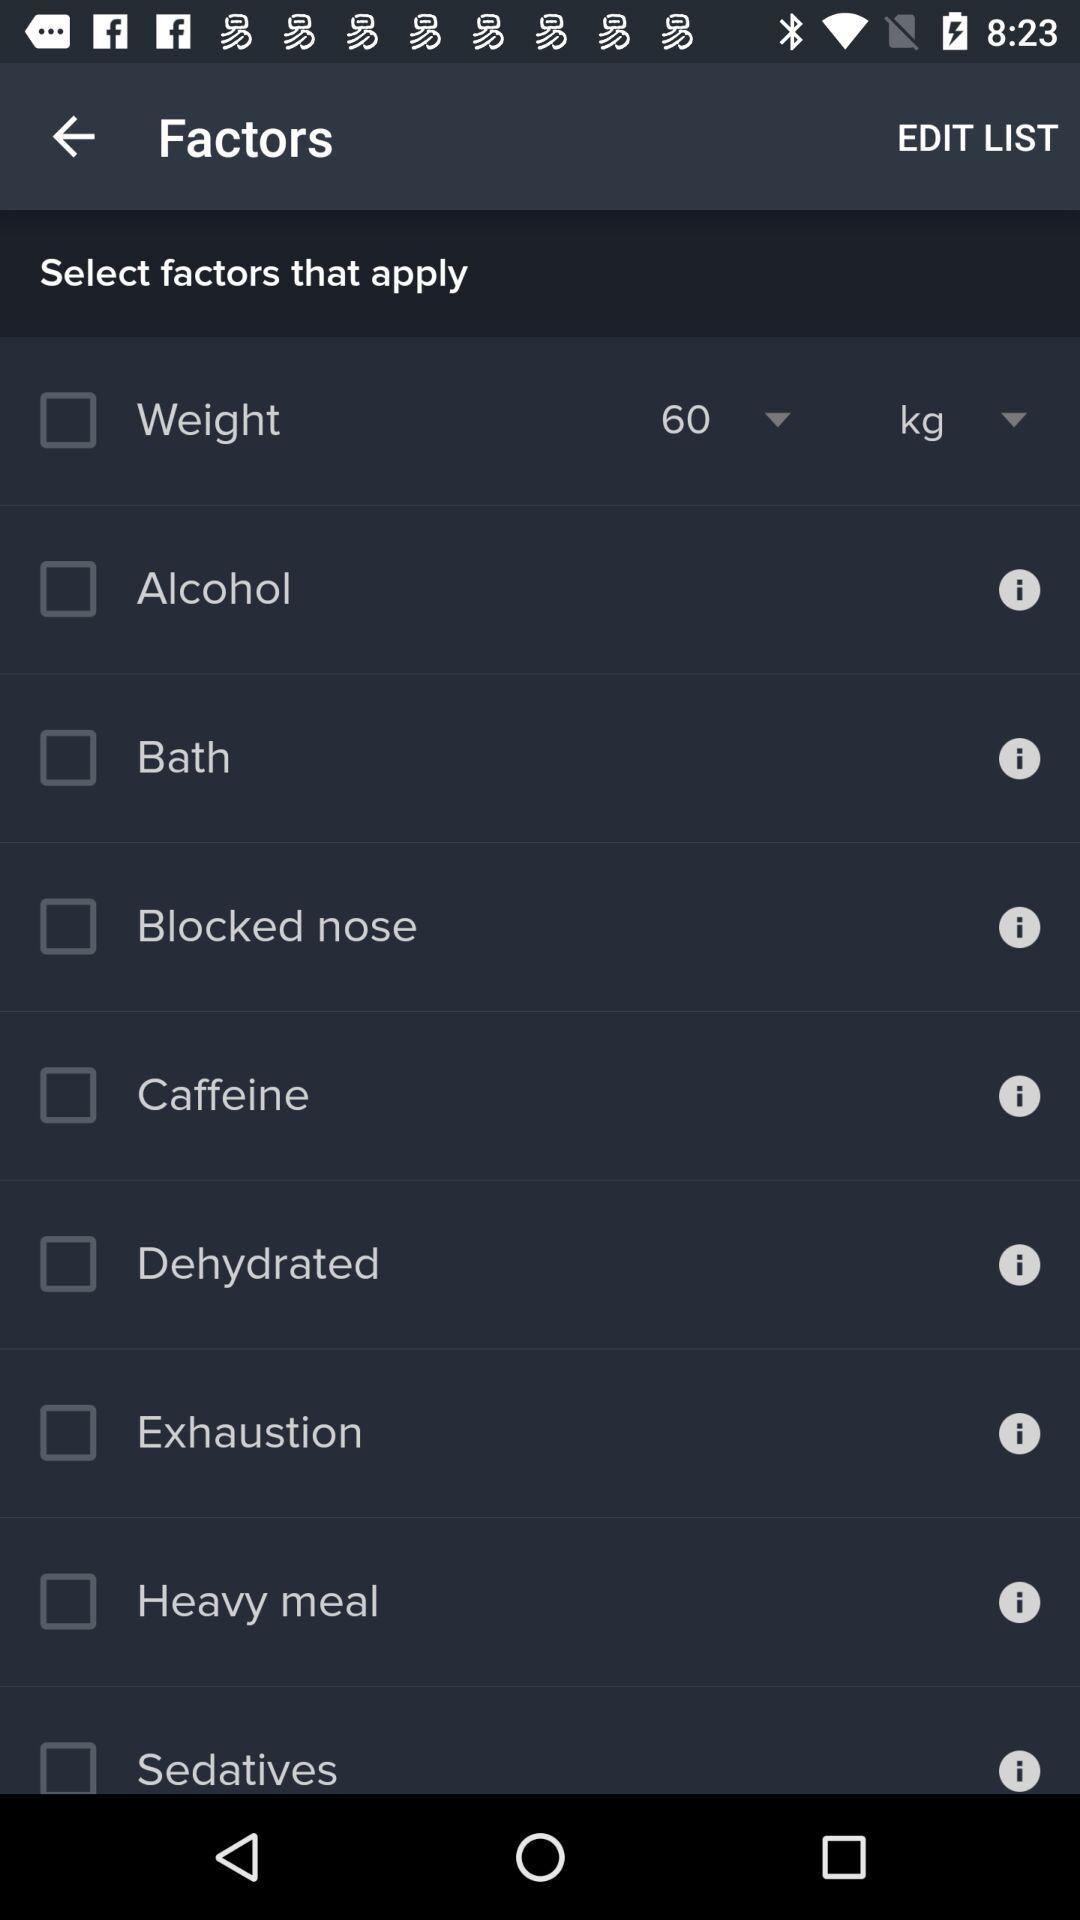 The width and height of the screenshot is (1080, 1920). I want to click on item below caffeine item, so click(209, 1263).